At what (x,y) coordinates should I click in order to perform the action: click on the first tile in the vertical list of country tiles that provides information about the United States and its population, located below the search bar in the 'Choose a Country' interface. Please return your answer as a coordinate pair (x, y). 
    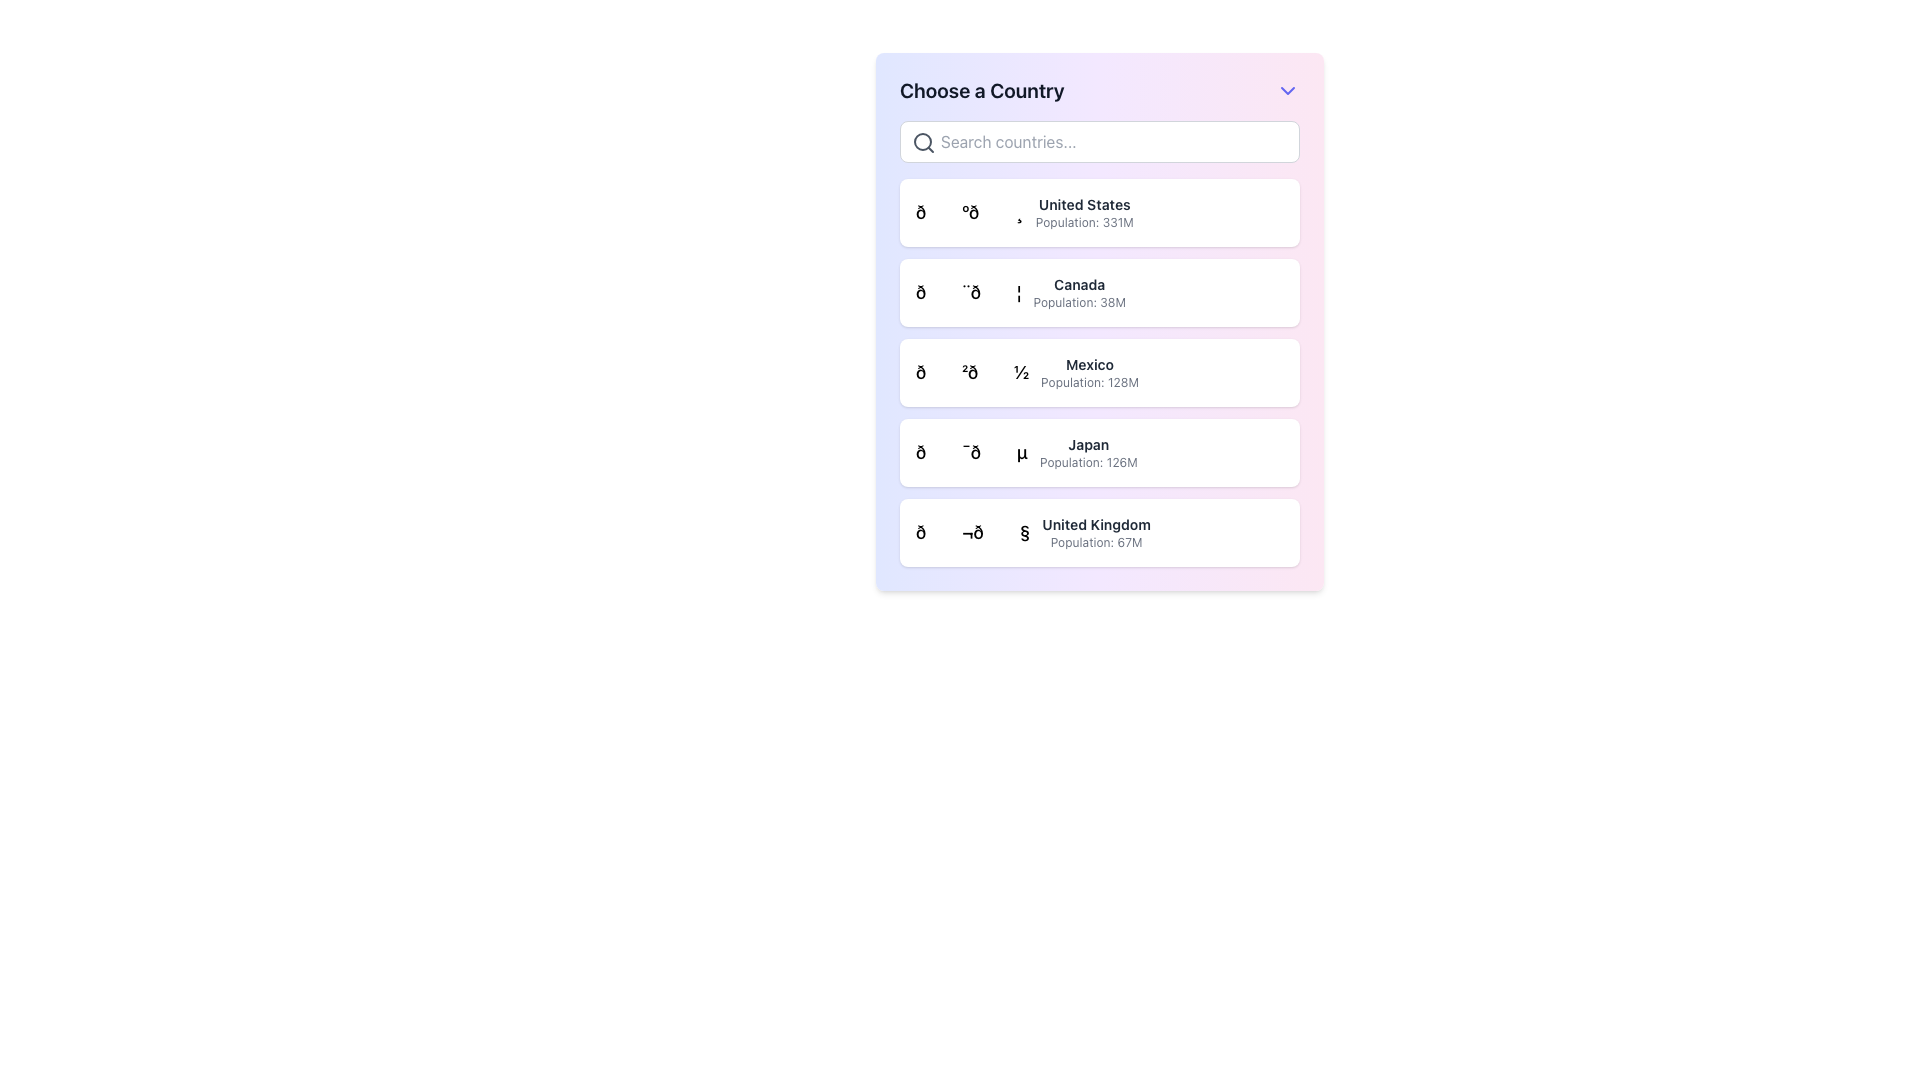
    Looking at the image, I should click on (1098, 212).